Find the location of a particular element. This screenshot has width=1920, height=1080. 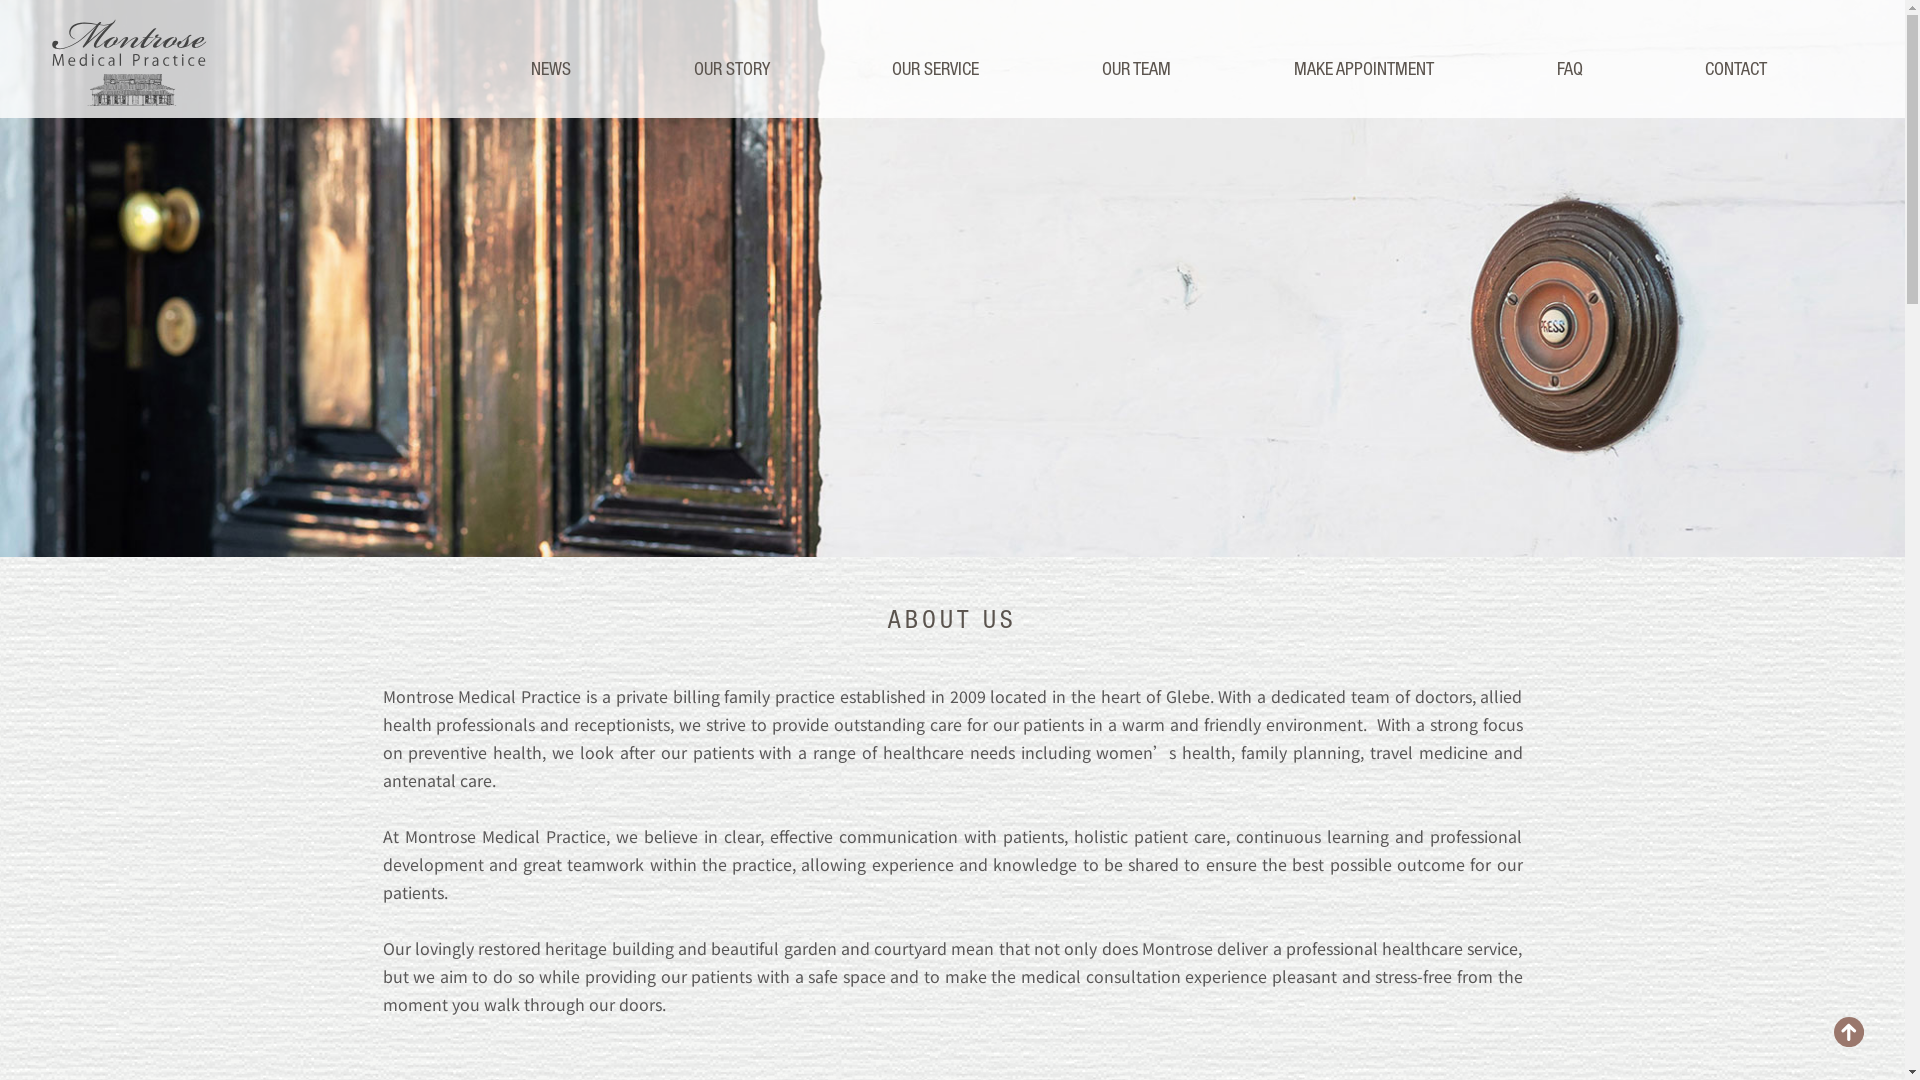

'OUR STORY' is located at coordinates (730, 68).